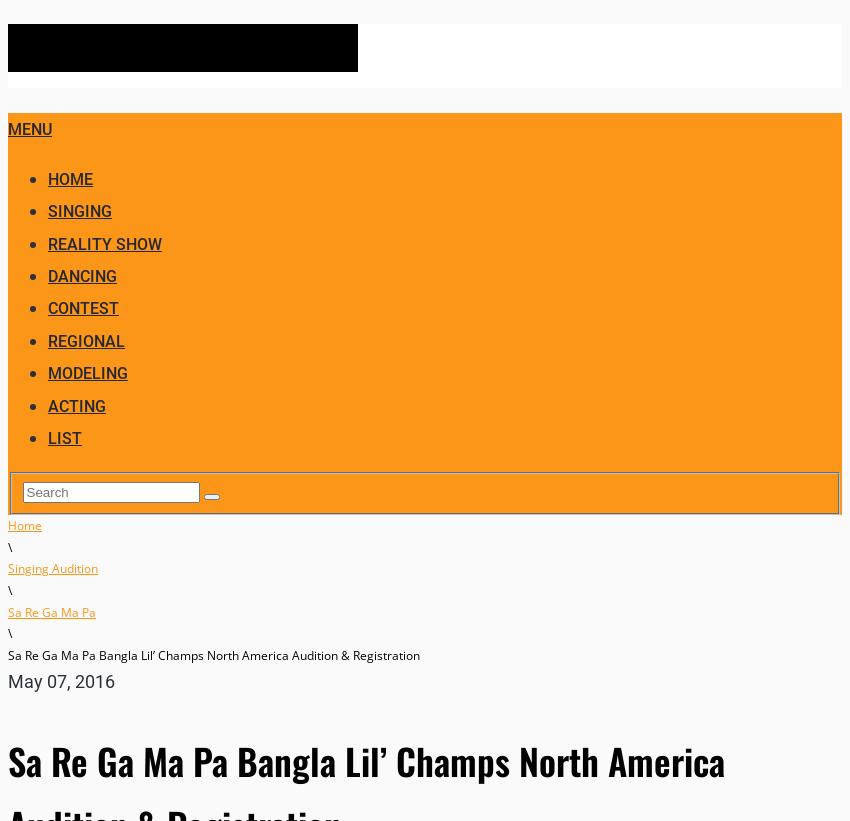 This screenshot has width=850, height=821. What do you see at coordinates (85, 340) in the screenshot?
I see `'Regional'` at bounding box center [85, 340].